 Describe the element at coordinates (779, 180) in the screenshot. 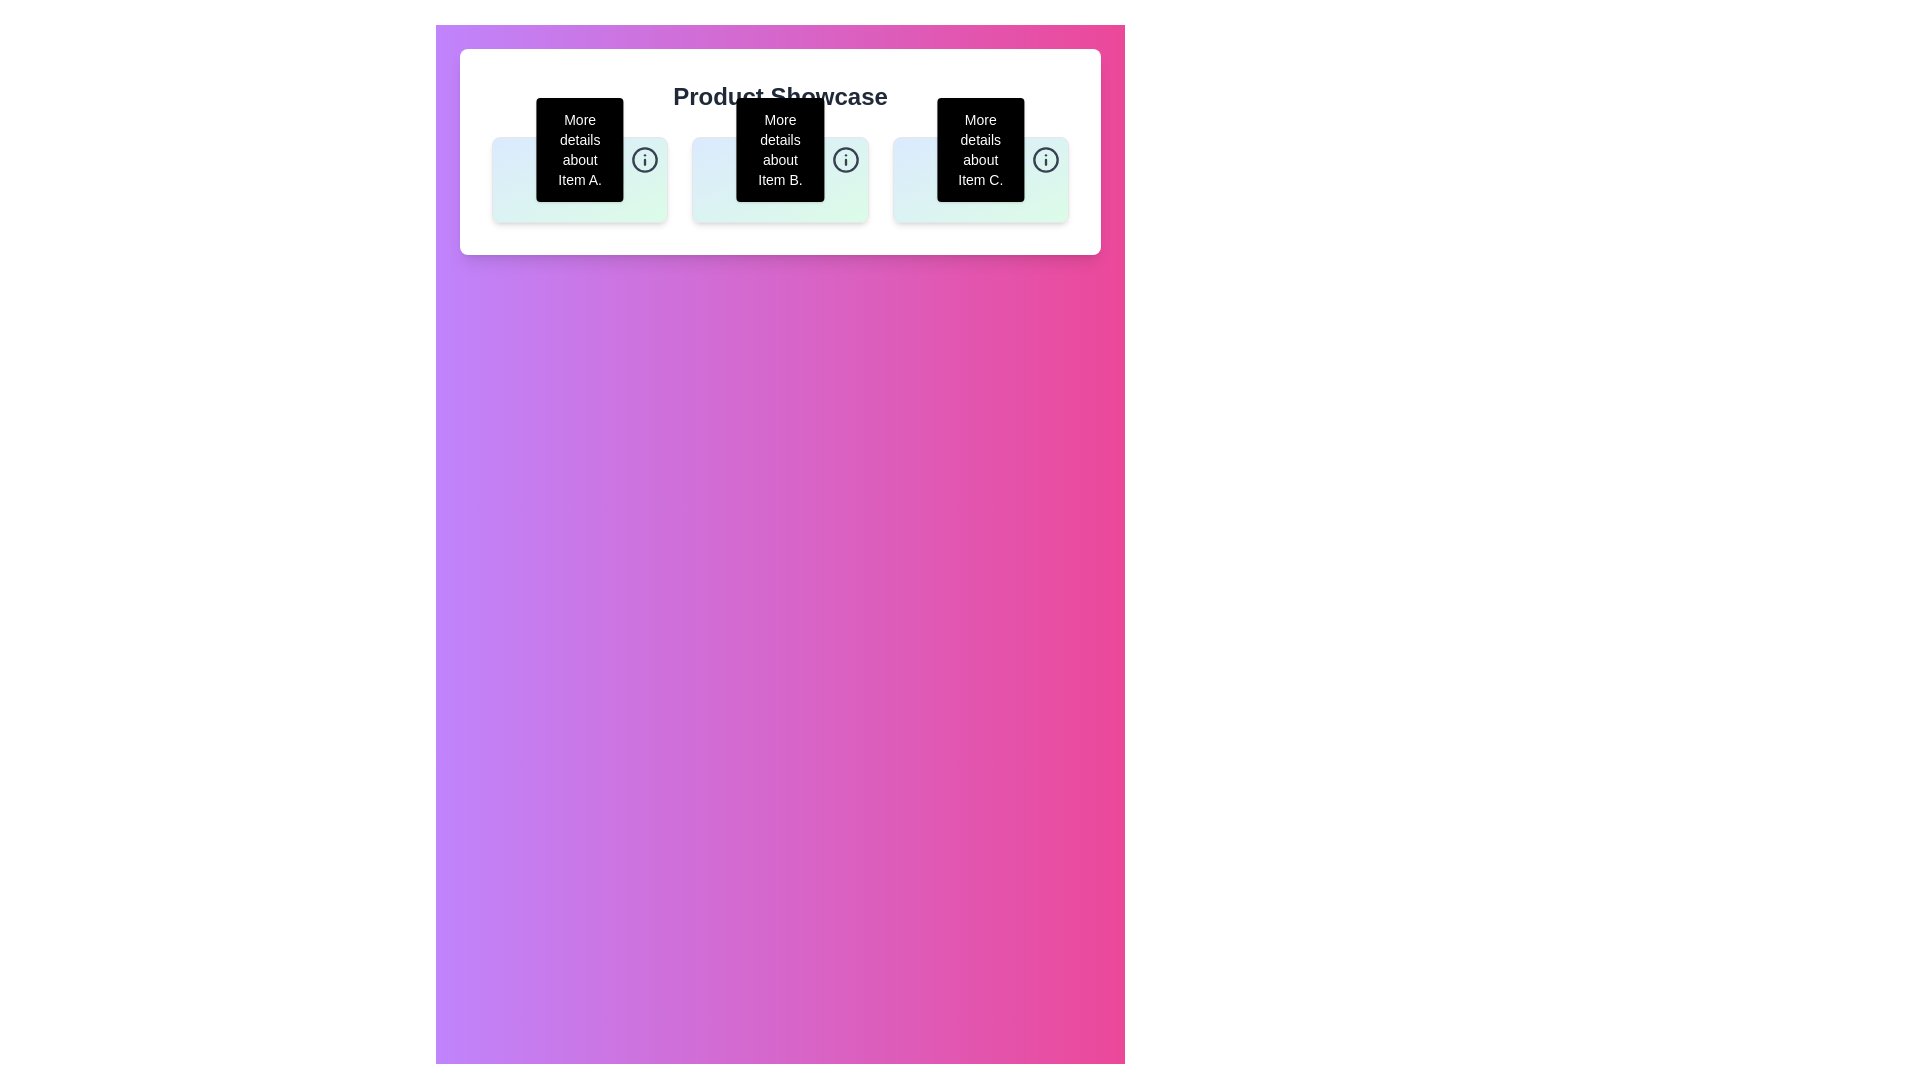

I see `the rectangular card with a gradient background labeled 'Item B', which is the second card in a row of three cards displayed horizontally` at that location.